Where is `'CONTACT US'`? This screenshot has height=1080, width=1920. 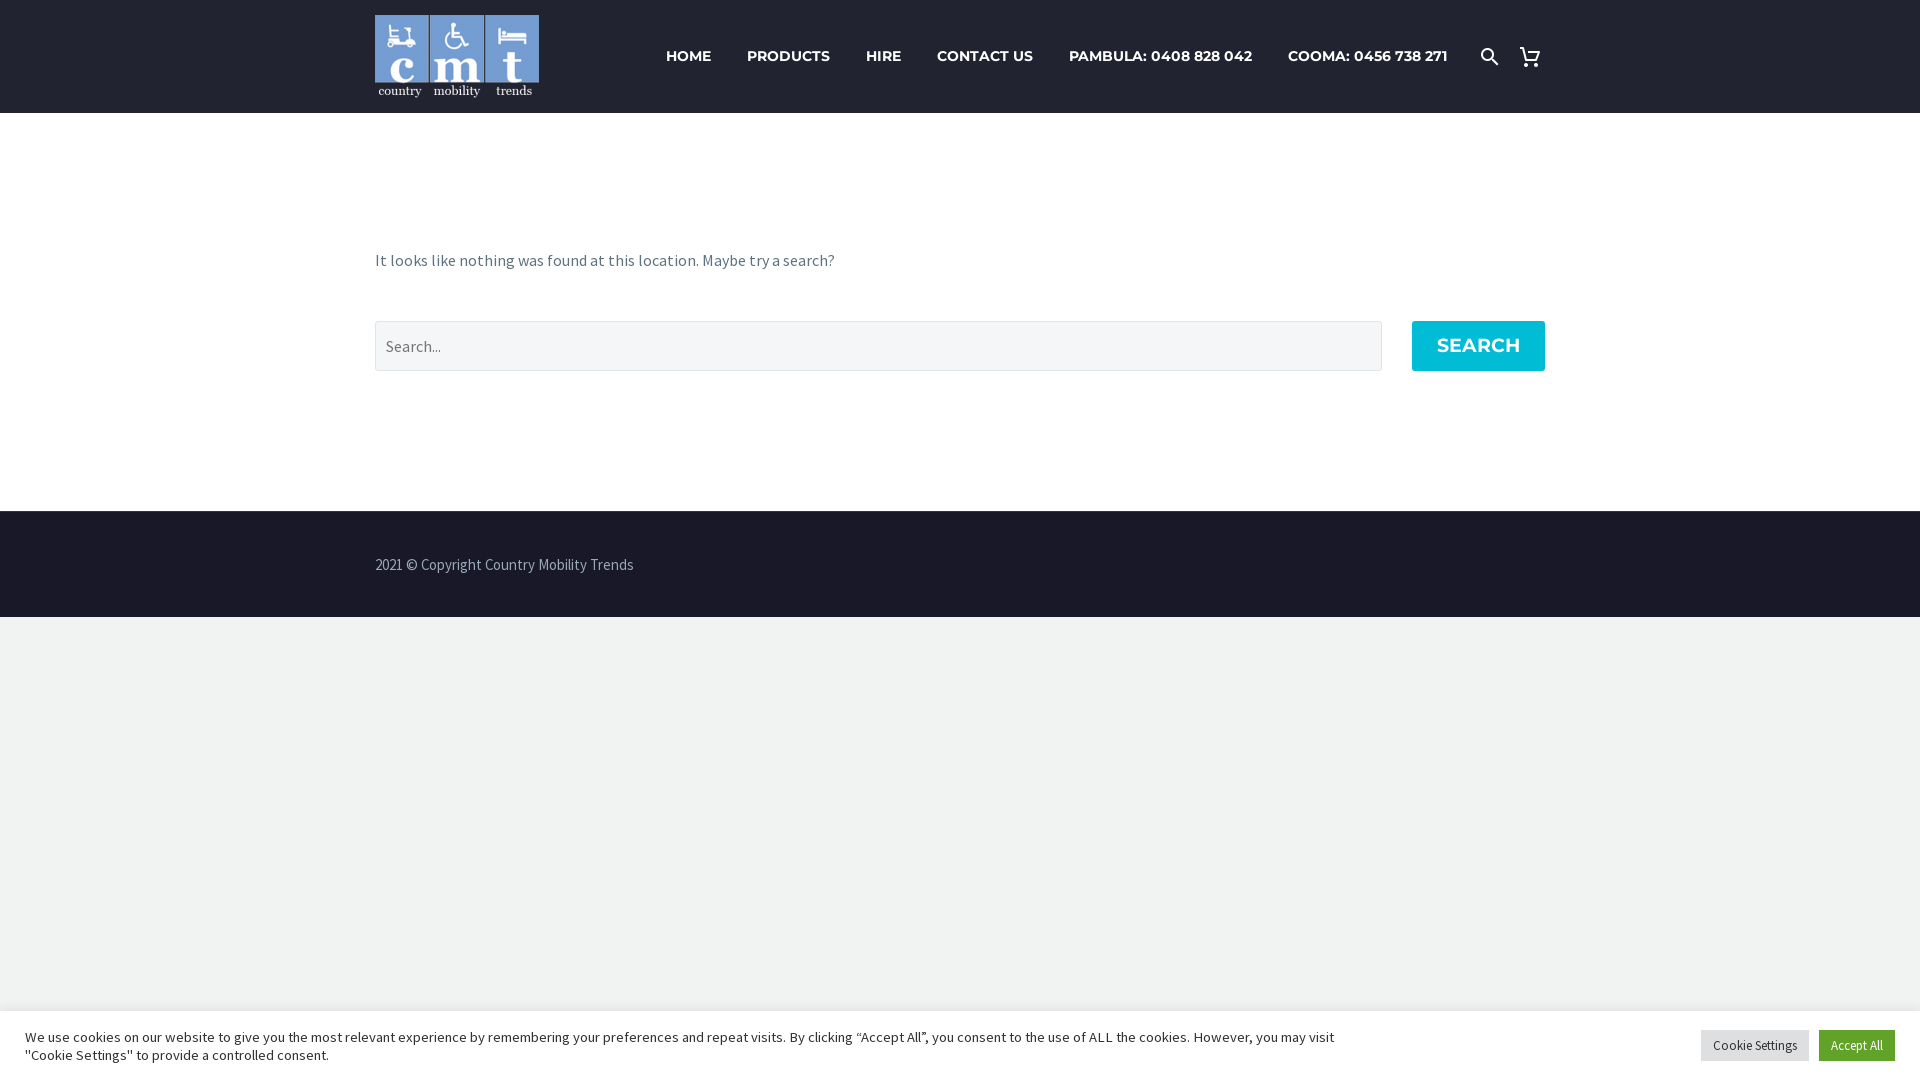 'CONTACT US' is located at coordinates (984, 55).